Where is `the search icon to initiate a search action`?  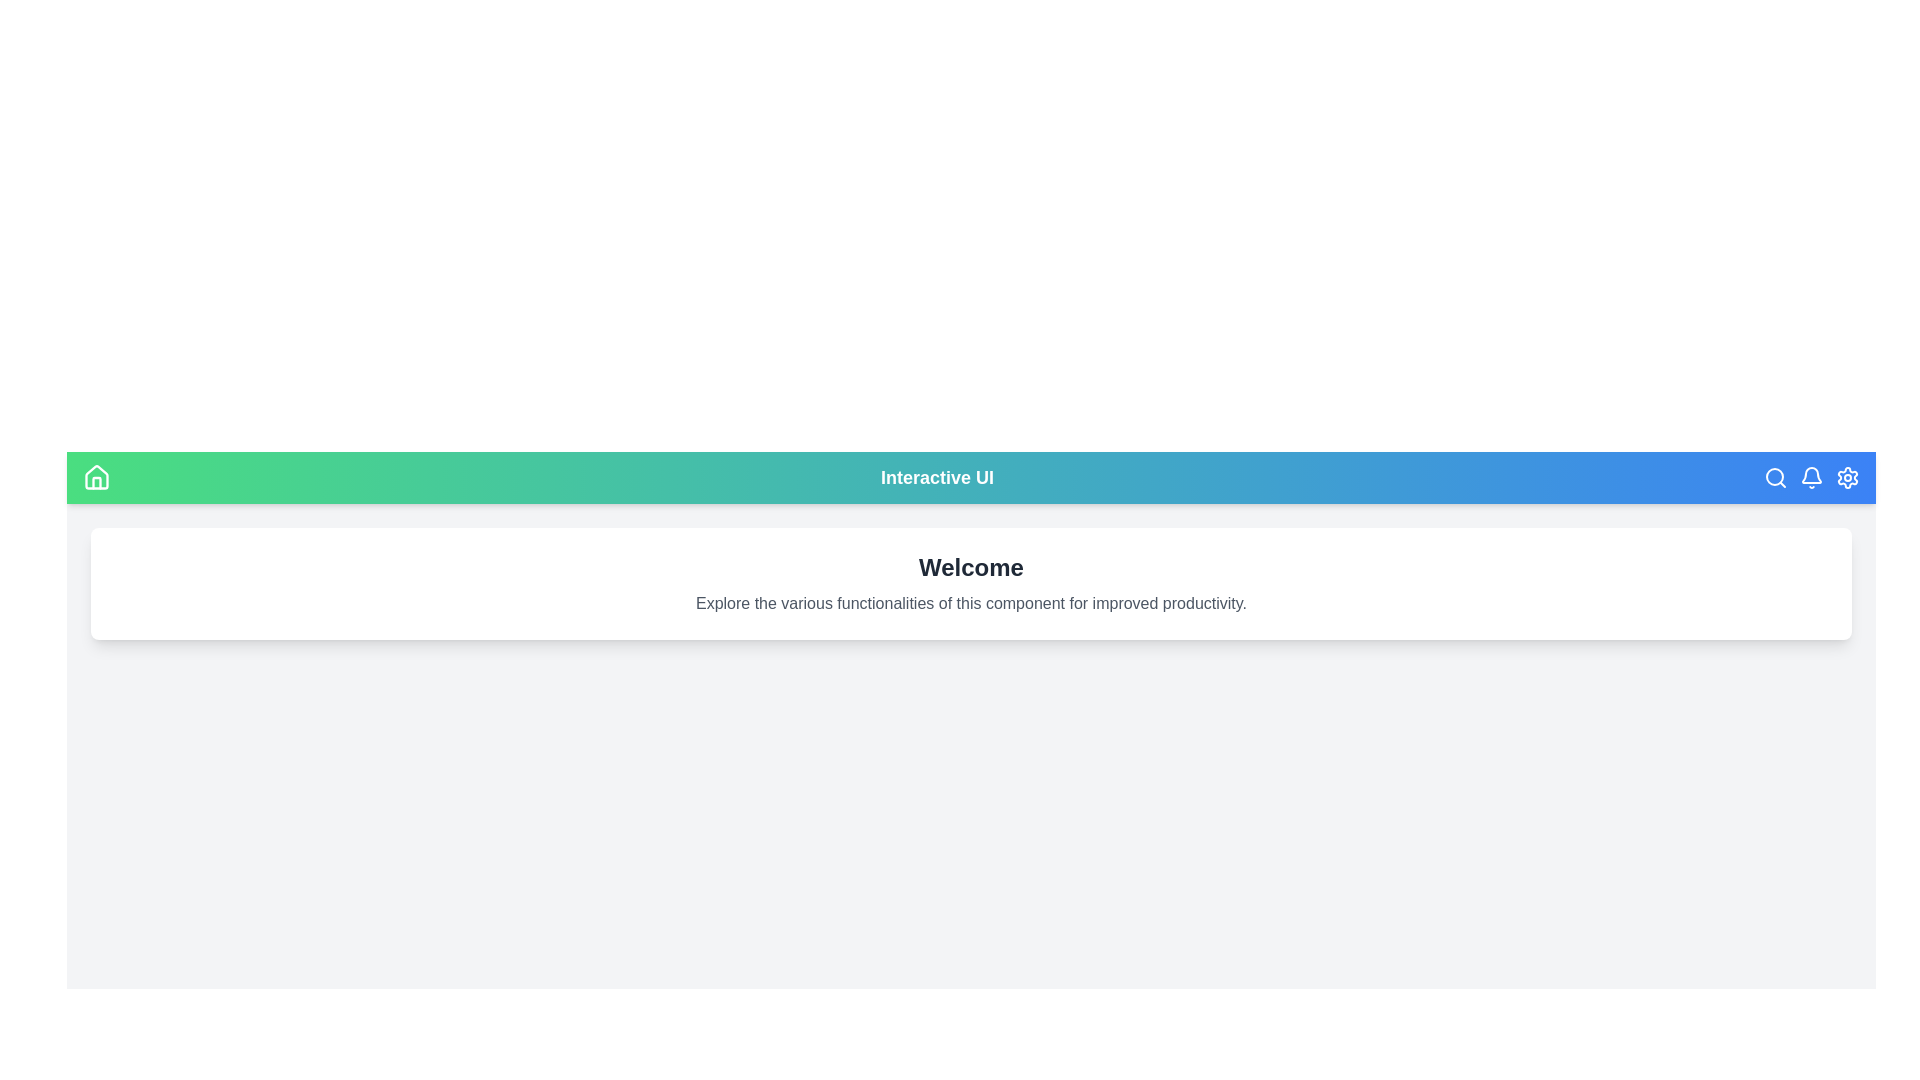
the search icon to initiate a search action is located at coordinates (1776, 478).